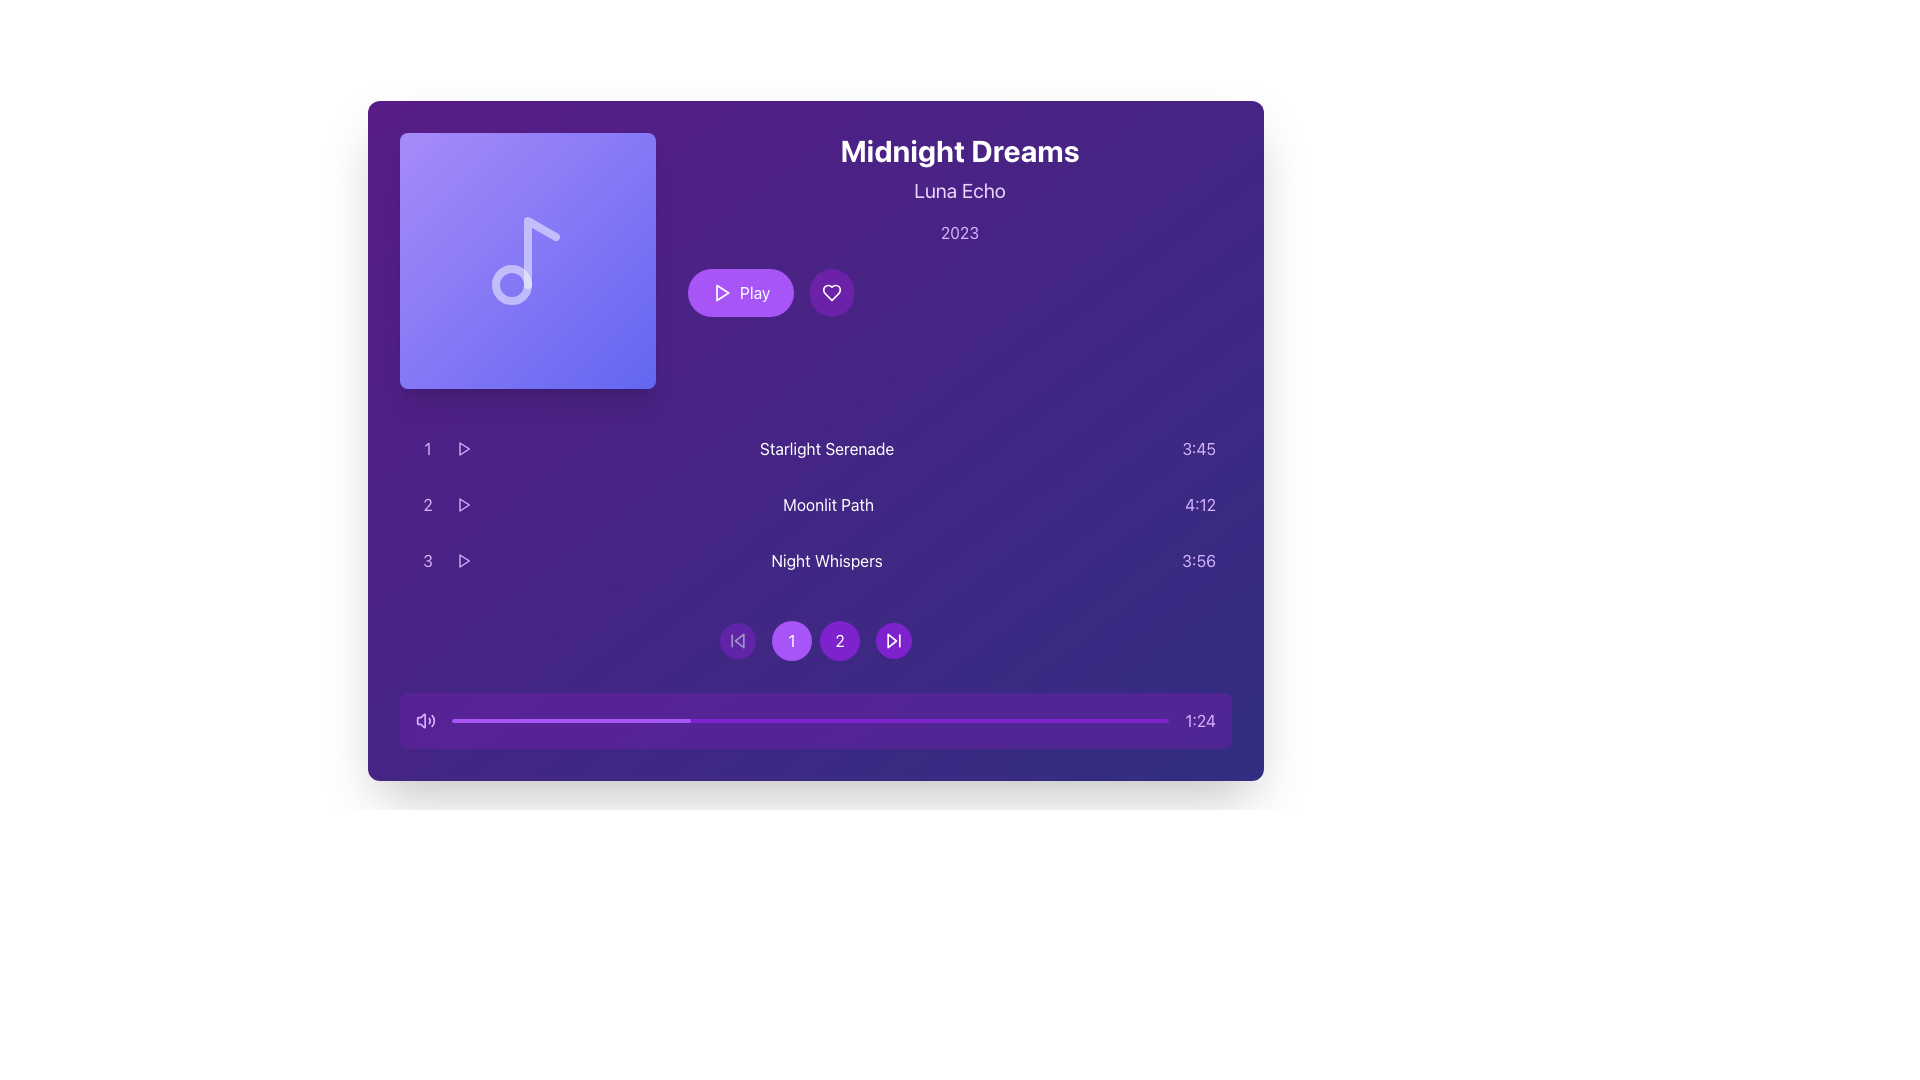 The height and width of the screenshot is (1080, 1920). I want to click on the play icon, which is a triangular arrow pointing to the right inside a purple circular button labeled 'Play', to initiate playback, so click(720, 293).